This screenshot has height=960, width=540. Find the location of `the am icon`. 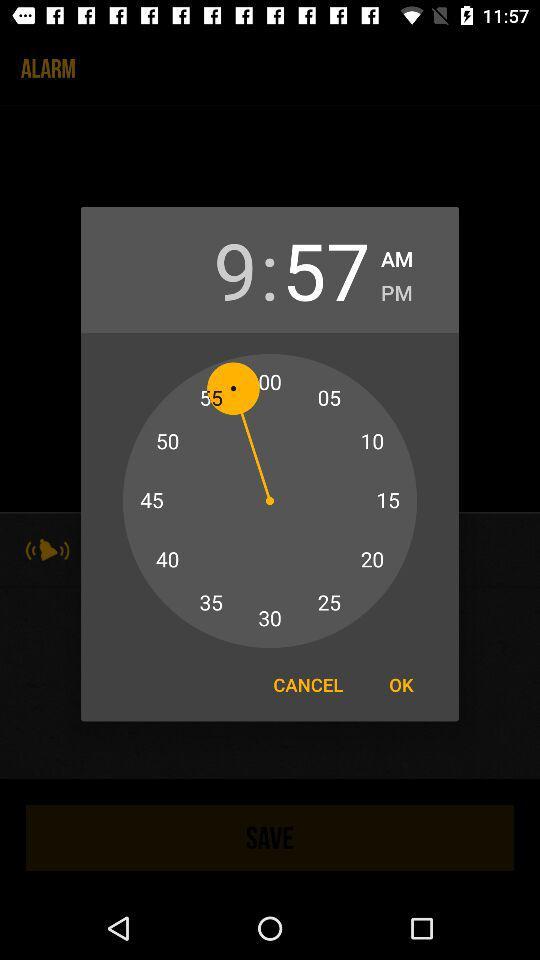

the am icon is located at coordinates (397, 255).